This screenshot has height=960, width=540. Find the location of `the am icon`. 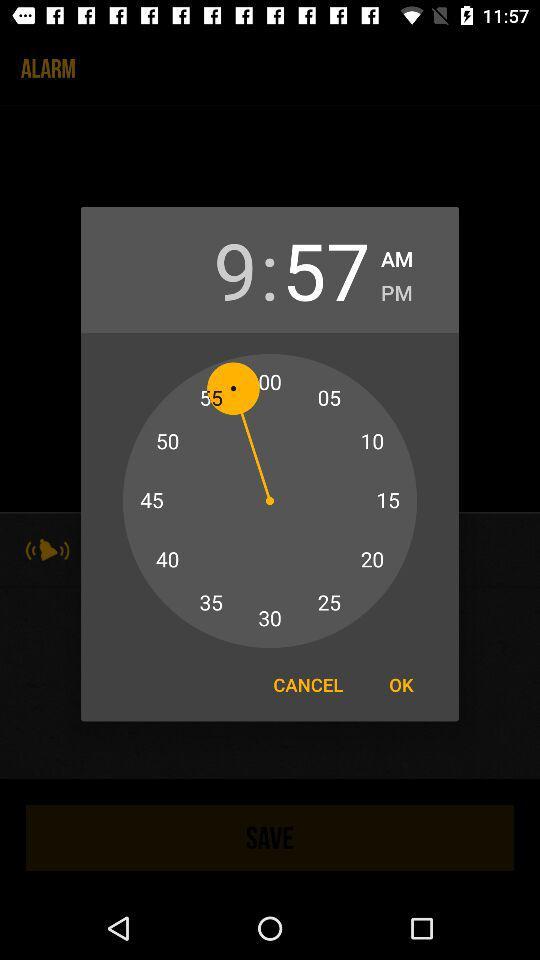

the am icon is located at coordinates (397, 255).